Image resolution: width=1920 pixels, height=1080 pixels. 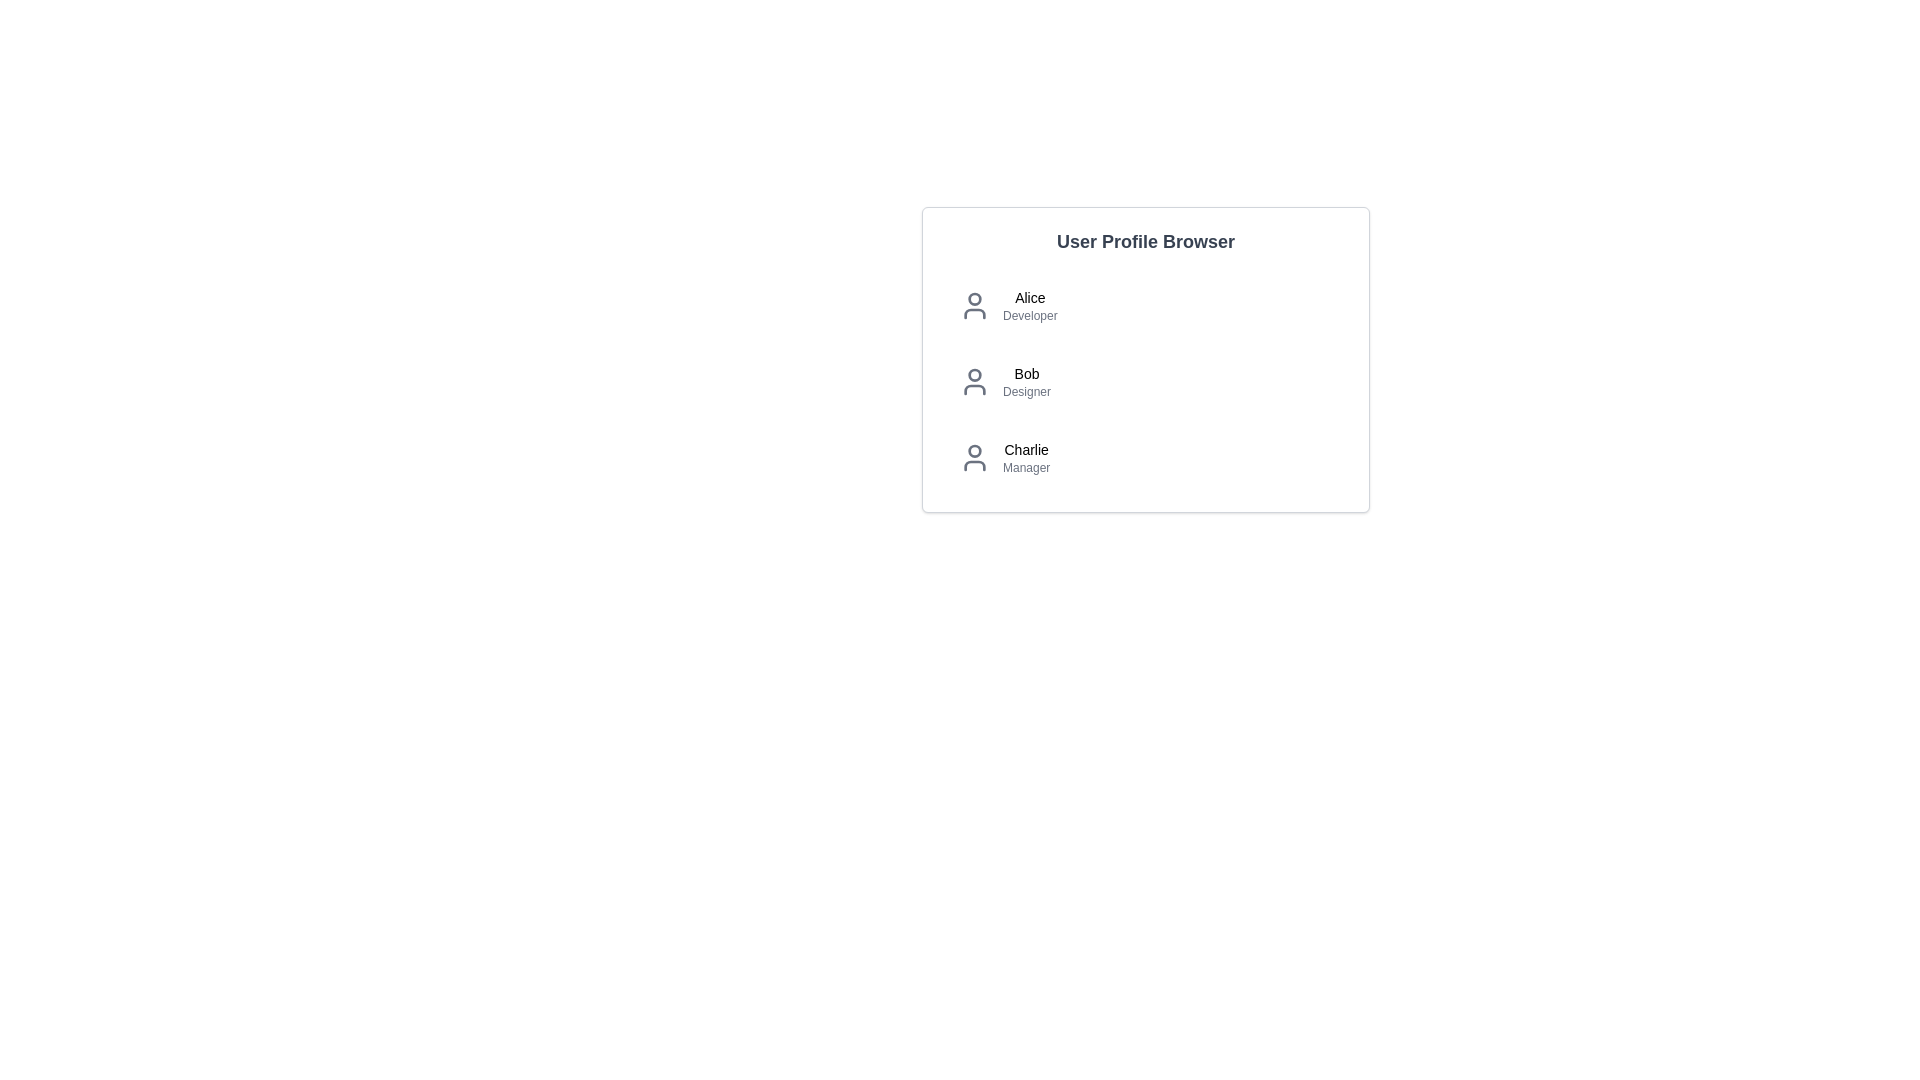 I want to click on the circular graphical component that represents the head of the user profile icon for Charlie, the third user in the profile browser, so click(x=974, y=451).